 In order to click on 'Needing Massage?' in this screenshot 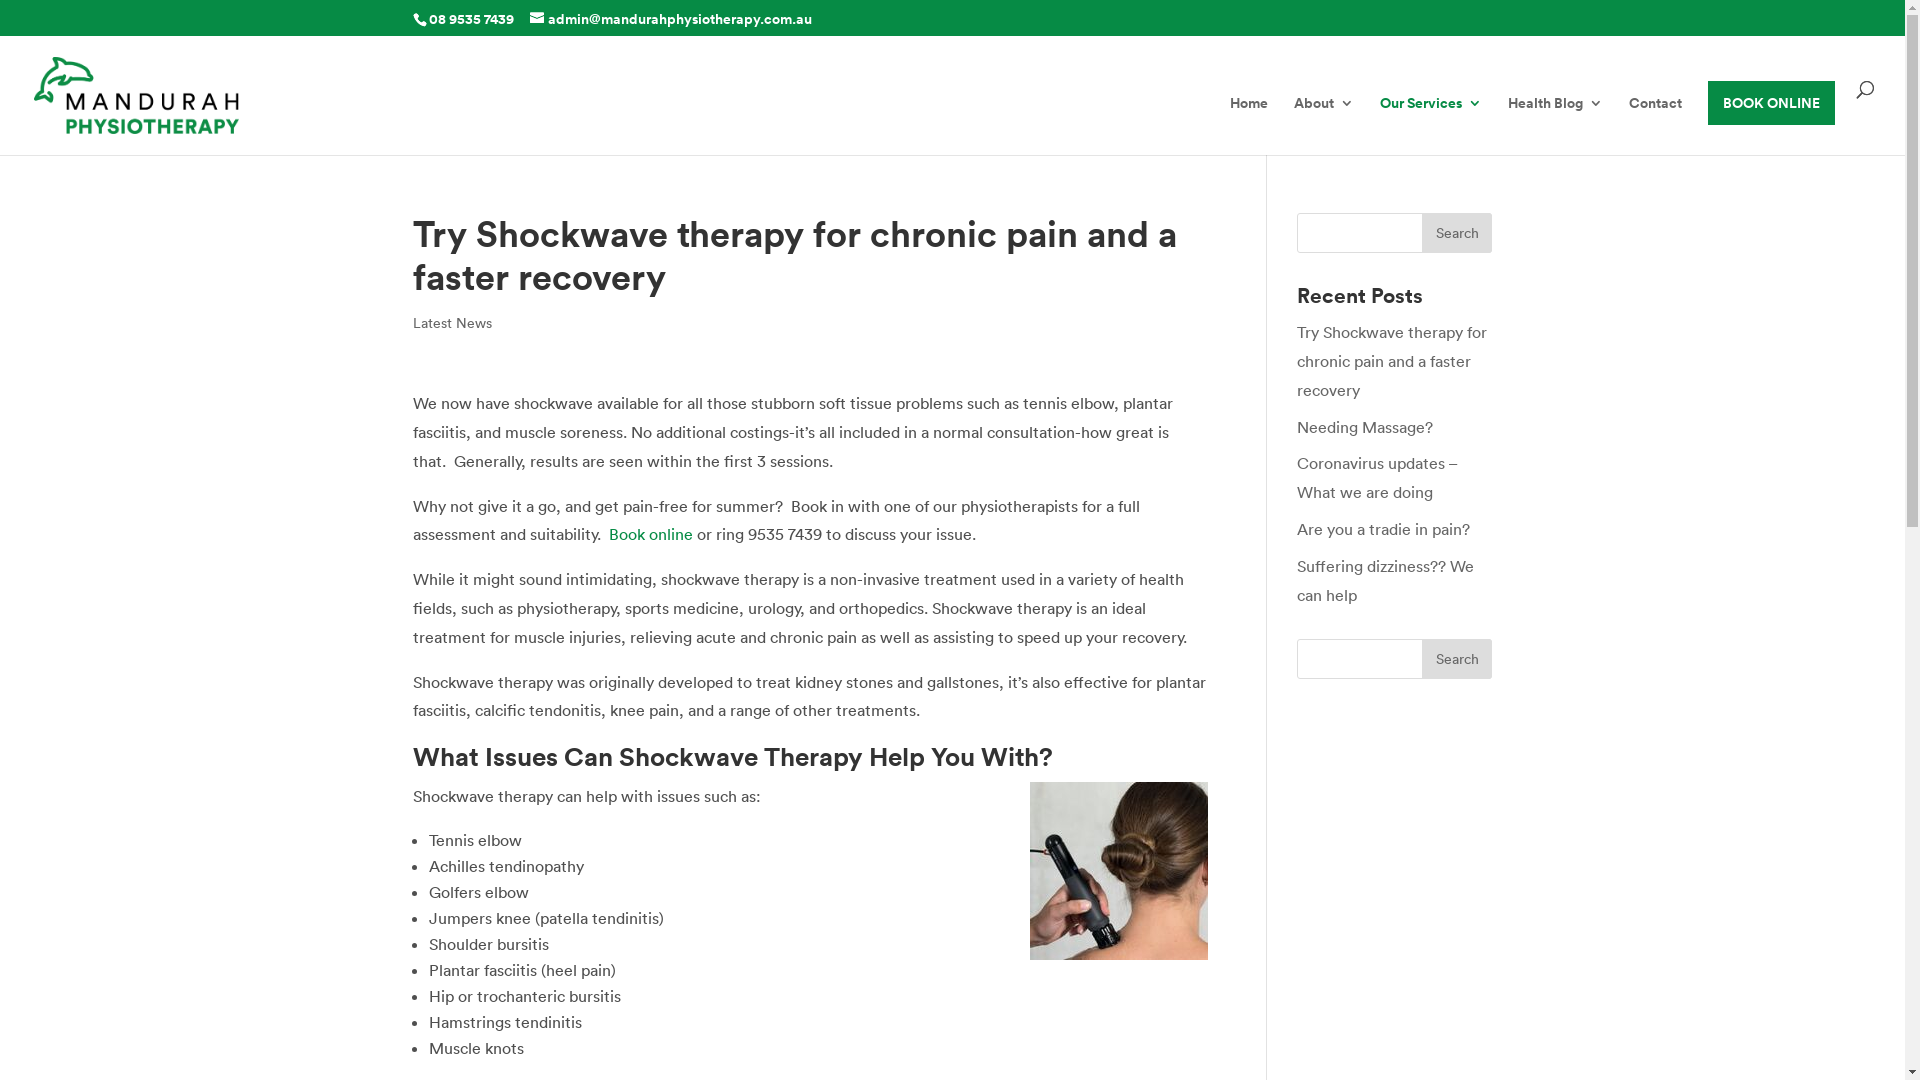, I will do `click(1363, 426)`.